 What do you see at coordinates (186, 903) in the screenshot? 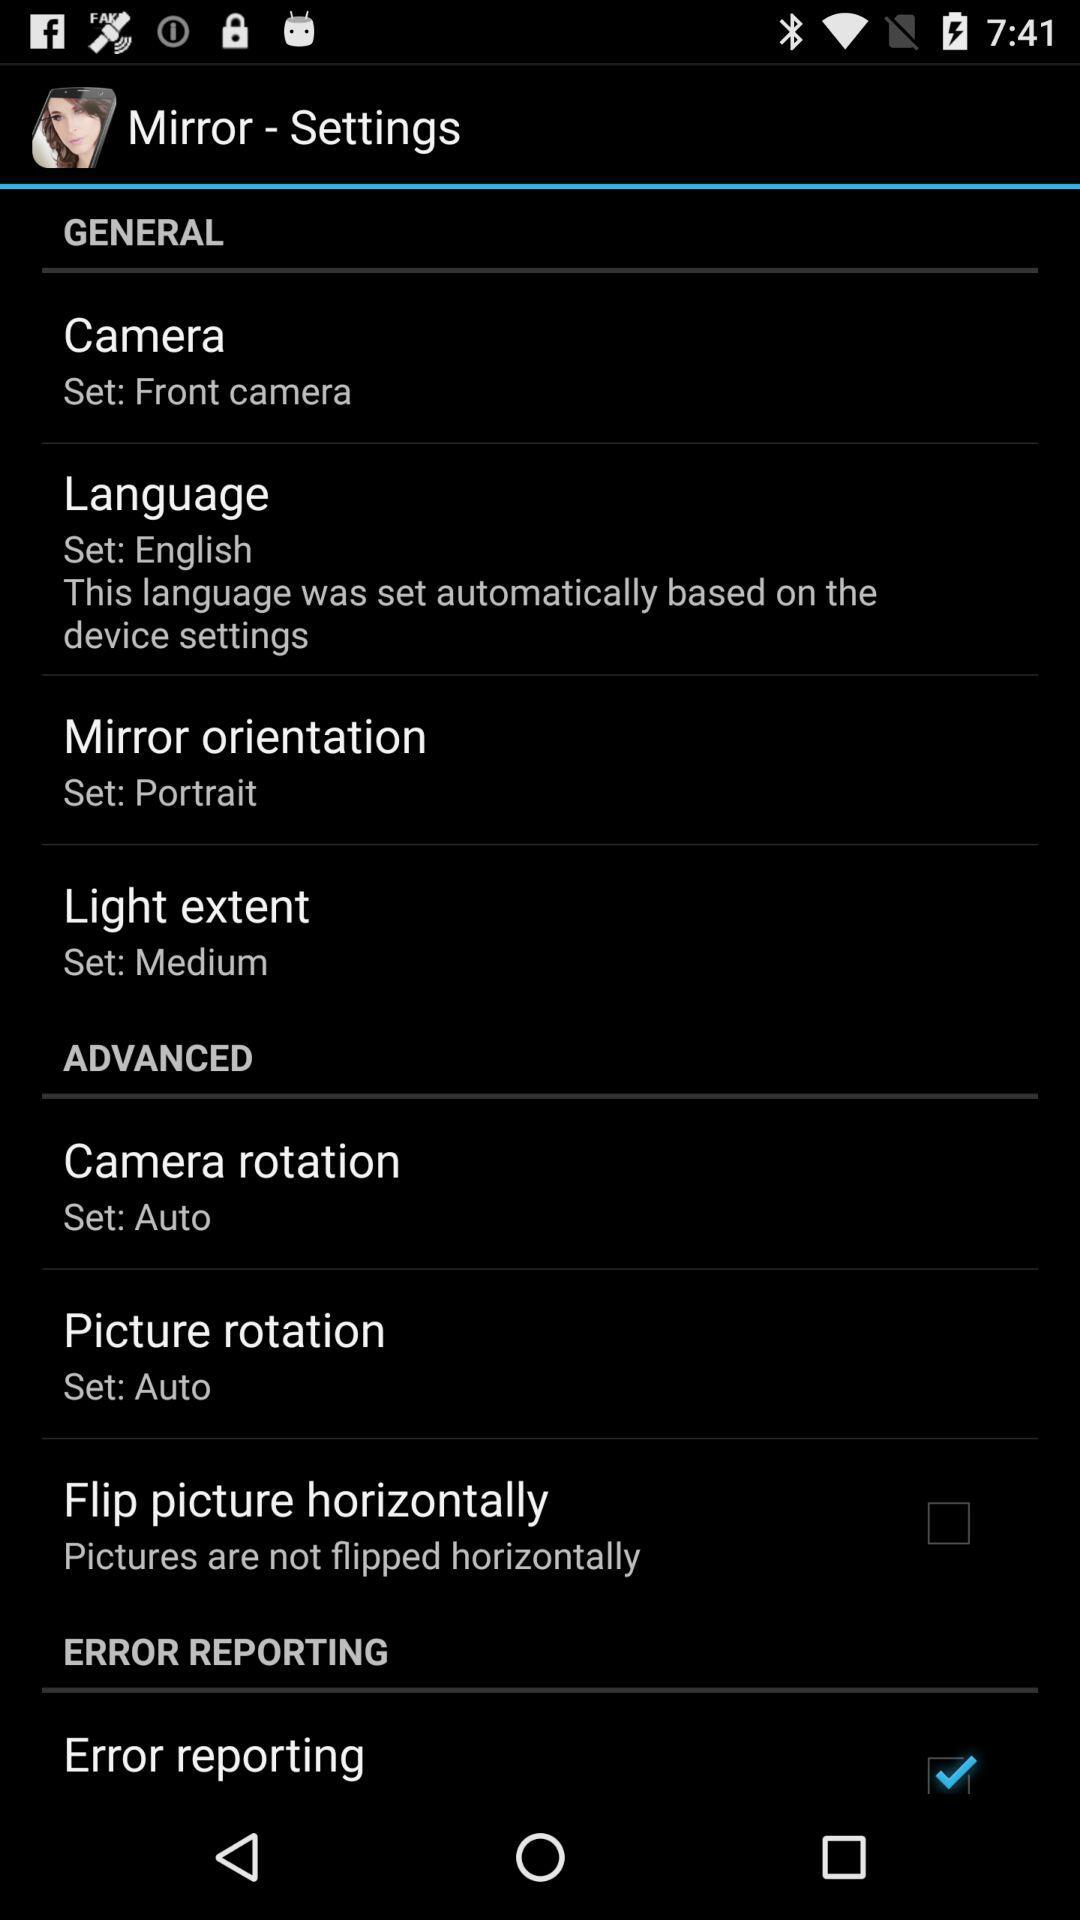
I see `the light extent` at bounding box center [186, 903].